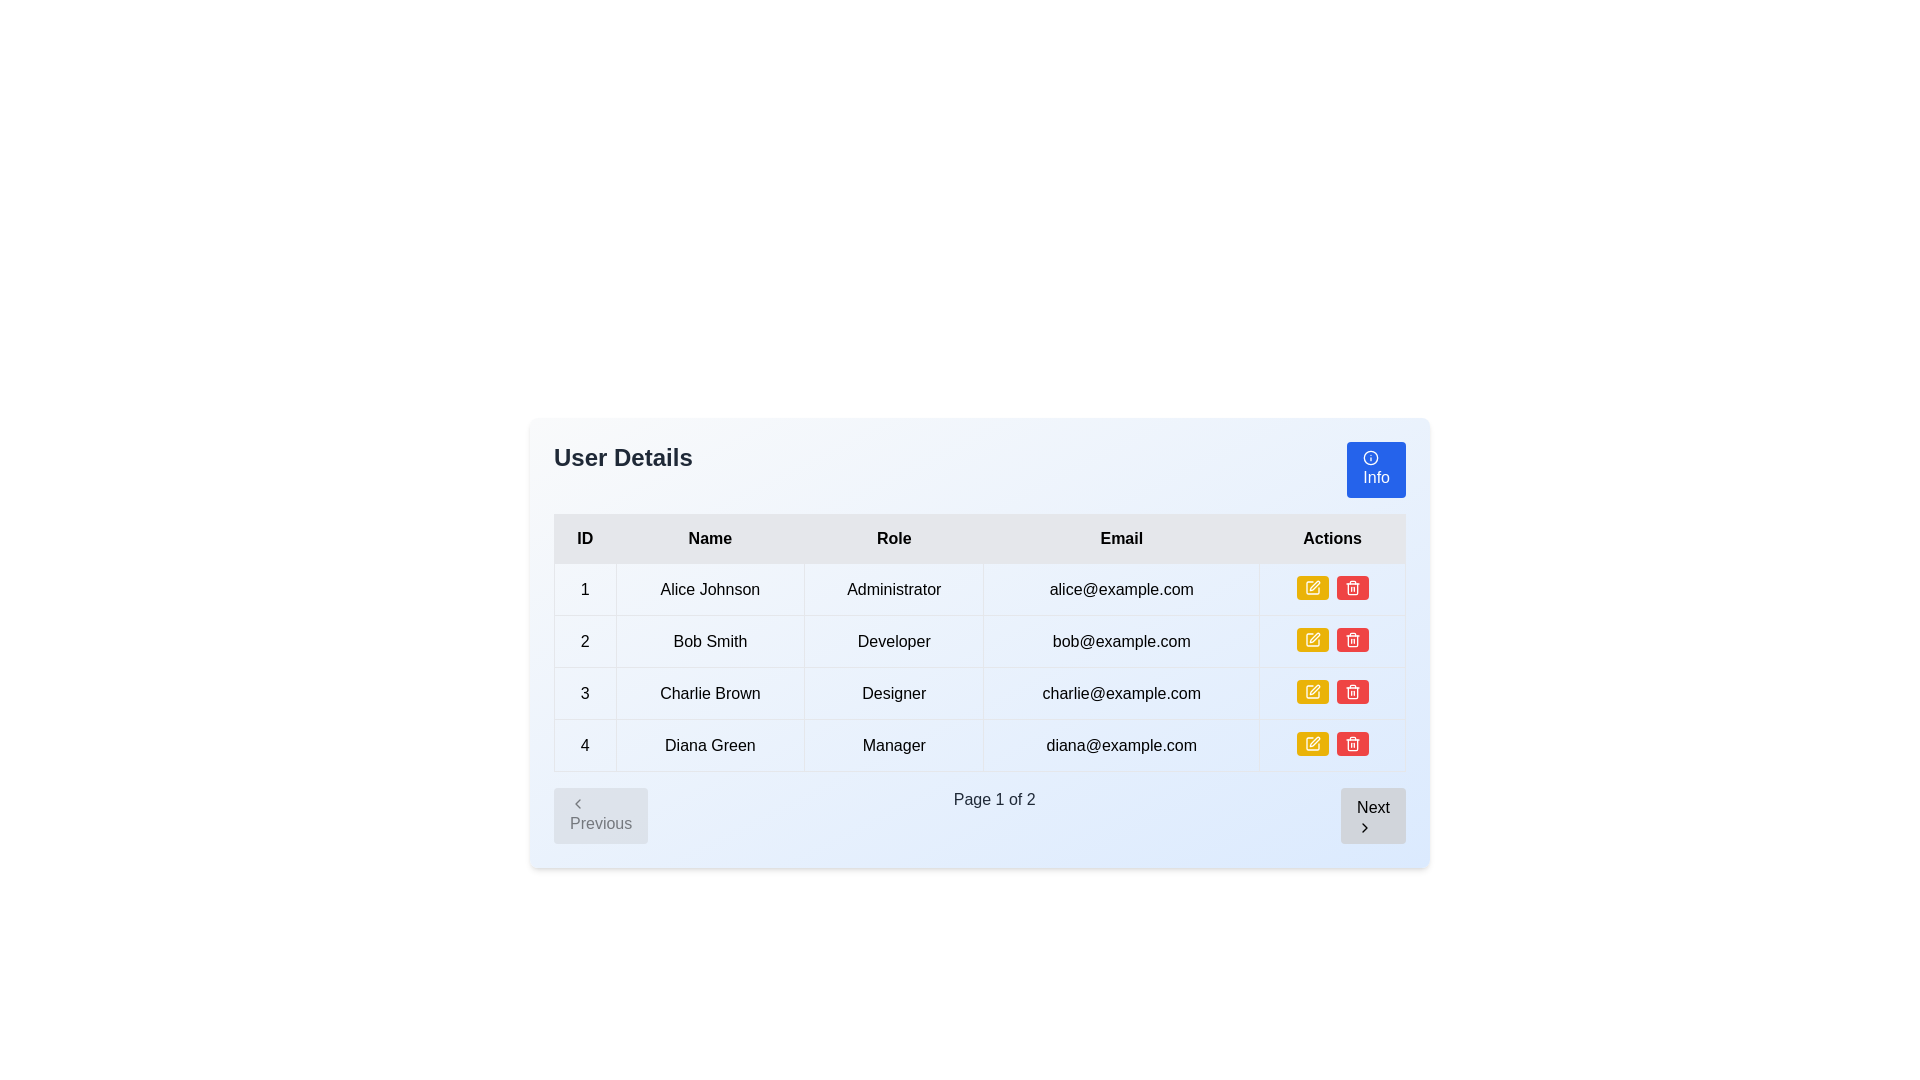  Describe the element at coordinates (1312, 640) in the screenshot. I see `the Edit Button icon, which is a square outline with a pen, located in the Actions column for the row of 'Alice Johnson'` at that location.